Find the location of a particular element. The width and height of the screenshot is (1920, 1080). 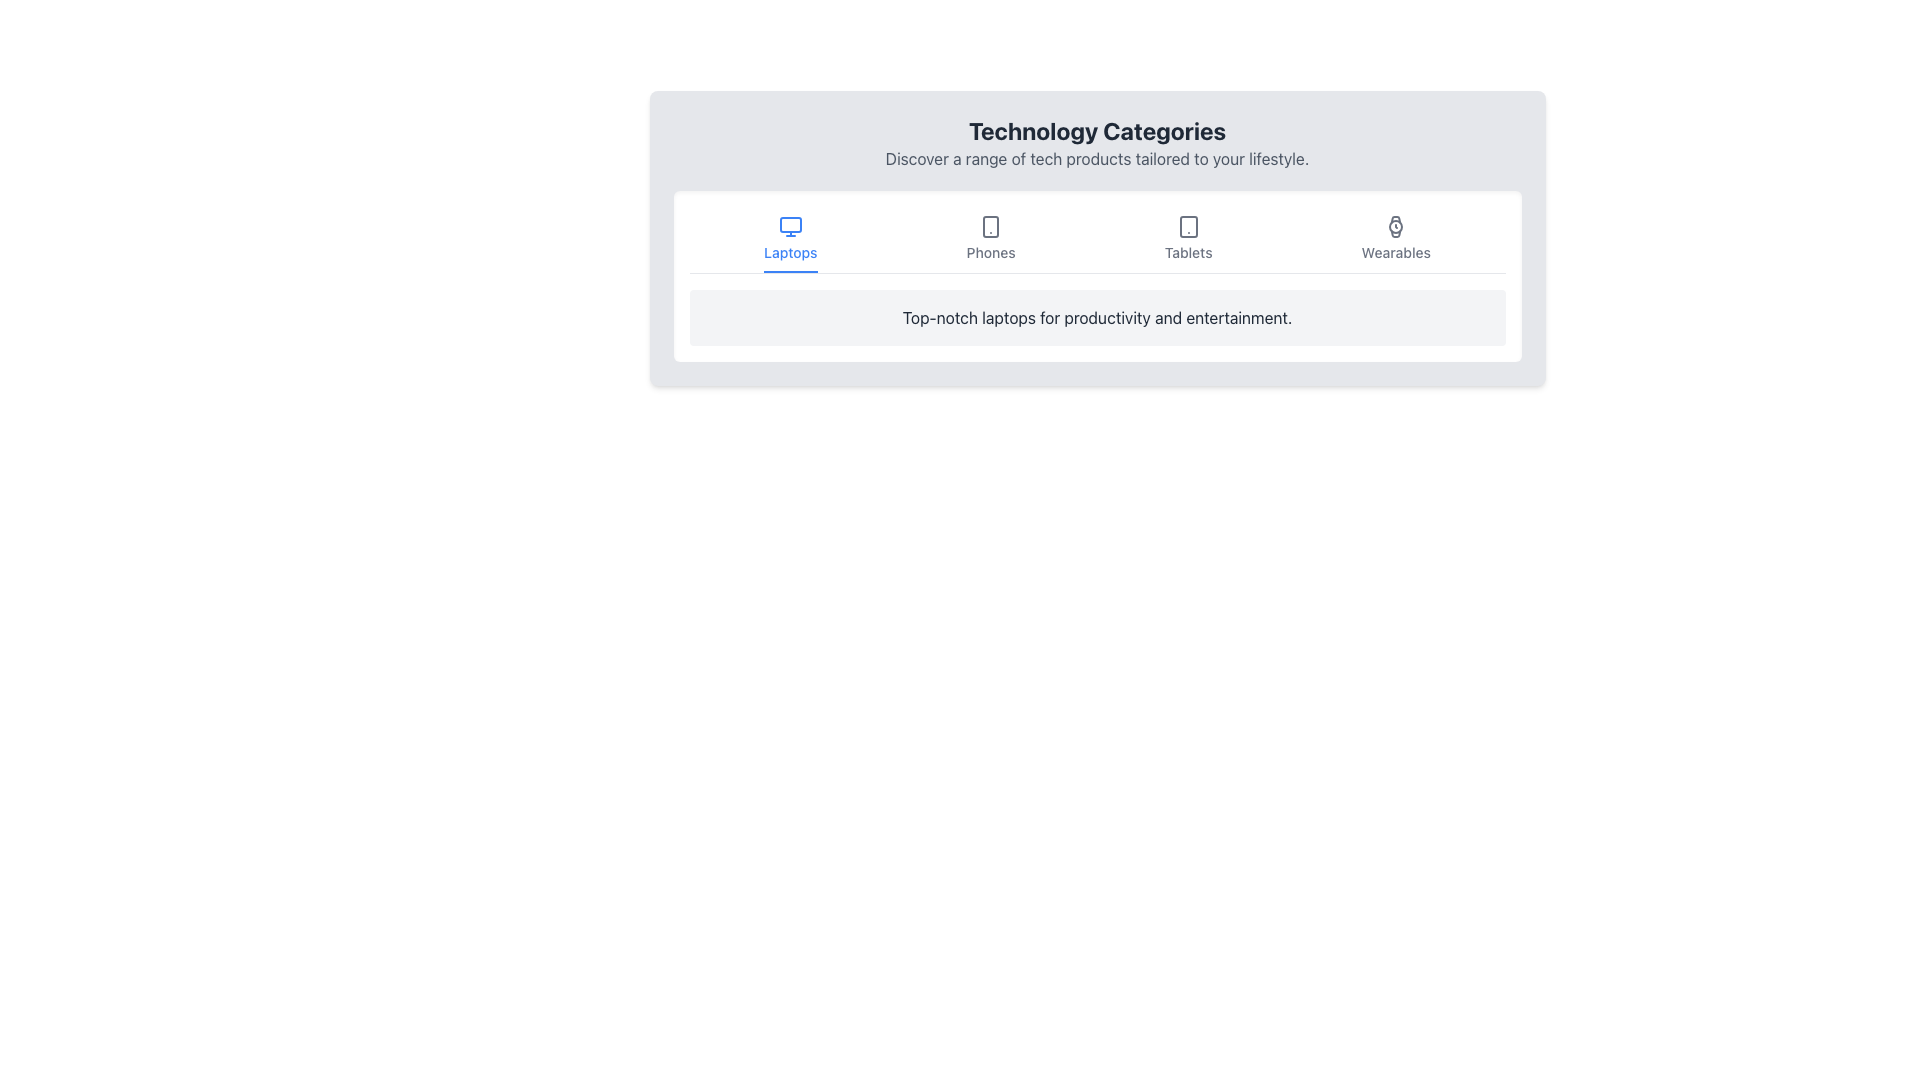

the button labeled 'Laptops' with a monitor icon, which is the first option in the technology categories menu is located at coordinates (789, 238).